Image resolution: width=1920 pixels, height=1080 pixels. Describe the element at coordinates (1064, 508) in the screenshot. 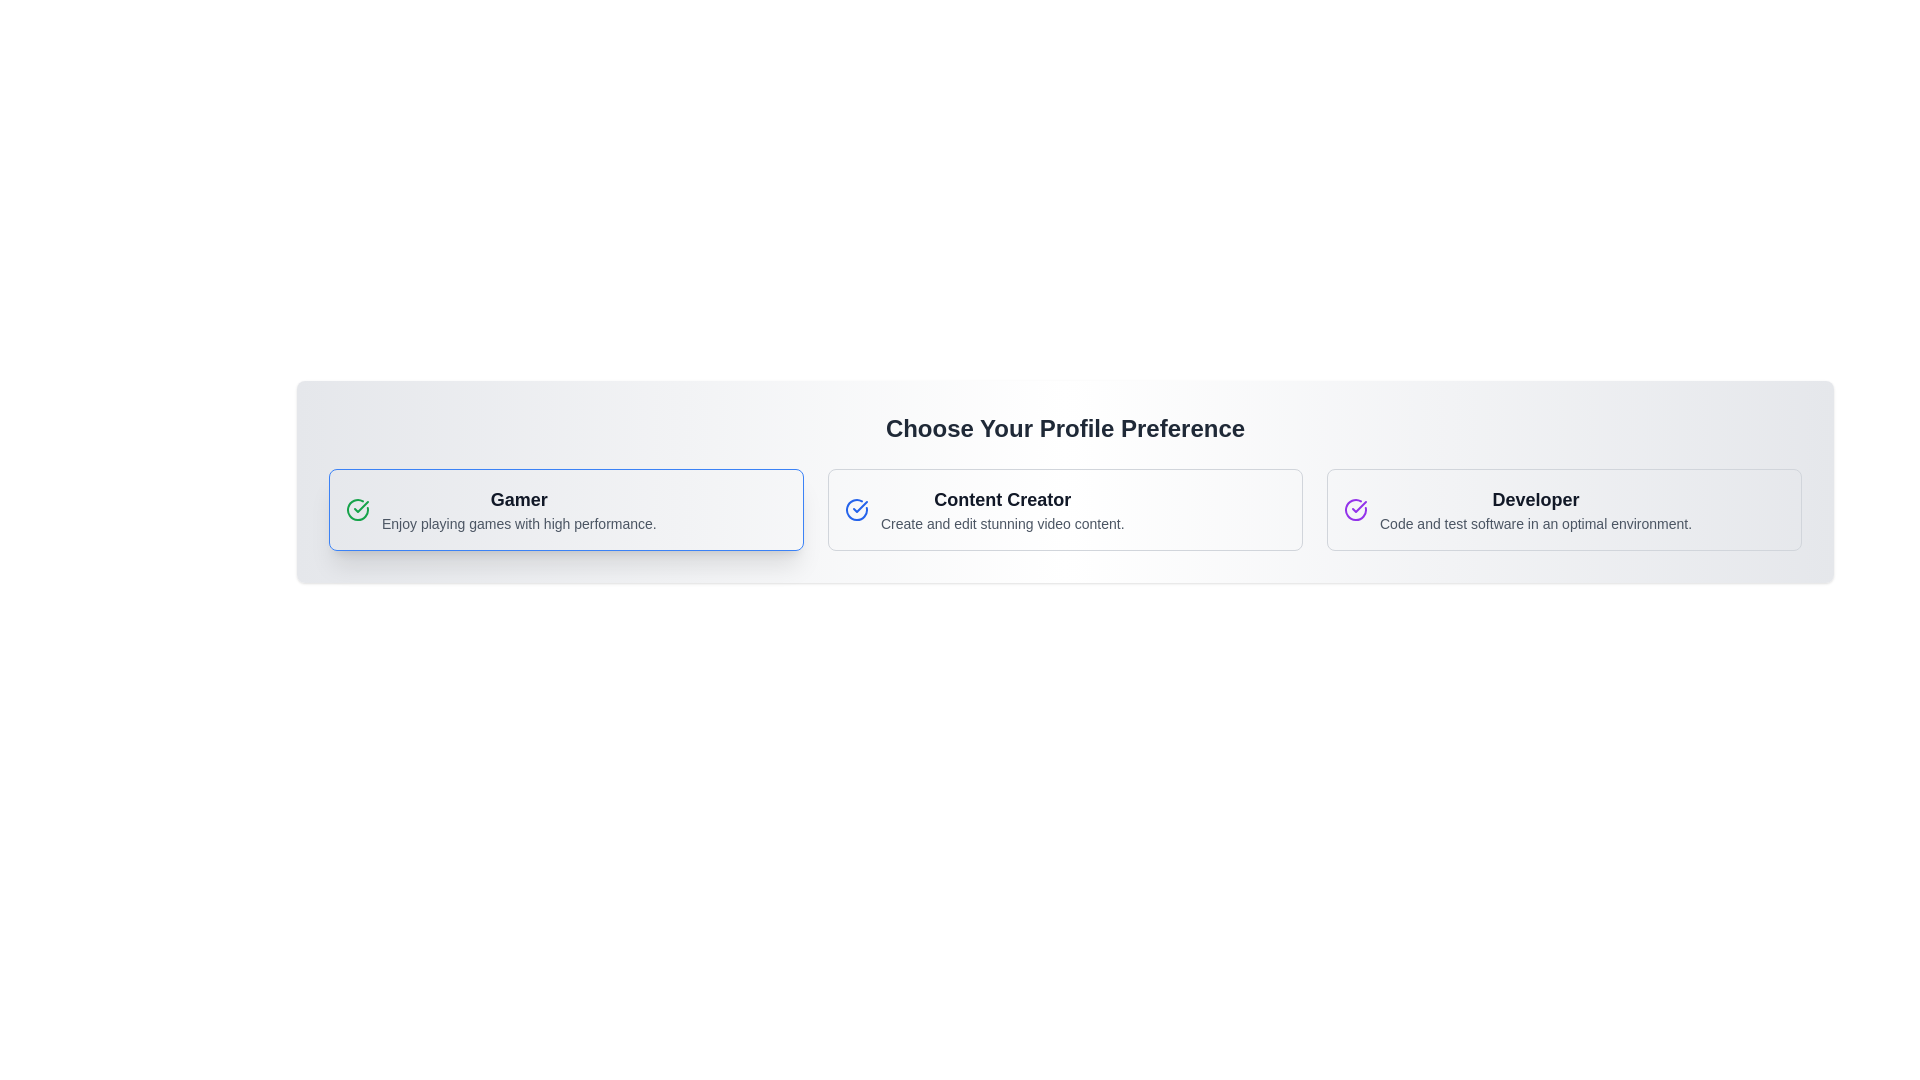

I see `the 'Content Creator' profile option, which features bold black text and a blue checkmark` at that location.